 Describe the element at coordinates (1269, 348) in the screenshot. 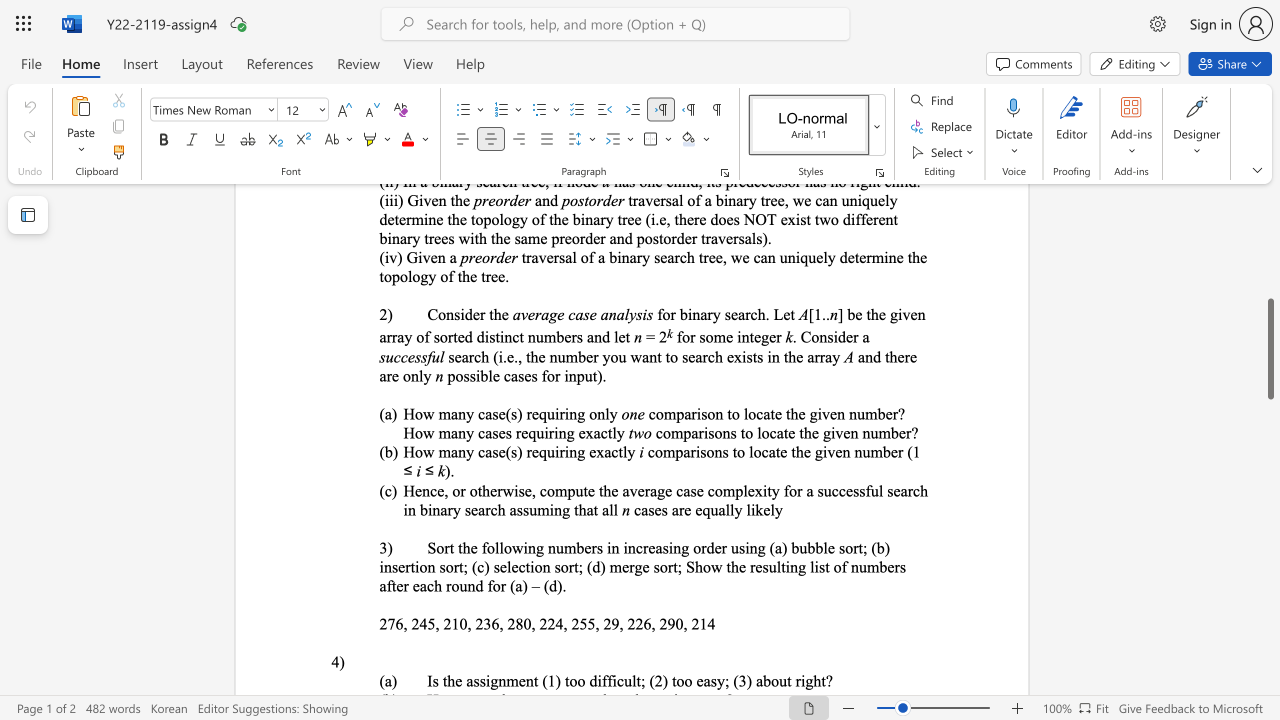

I see `the scrollbar and move up 80 pixels` at that location.